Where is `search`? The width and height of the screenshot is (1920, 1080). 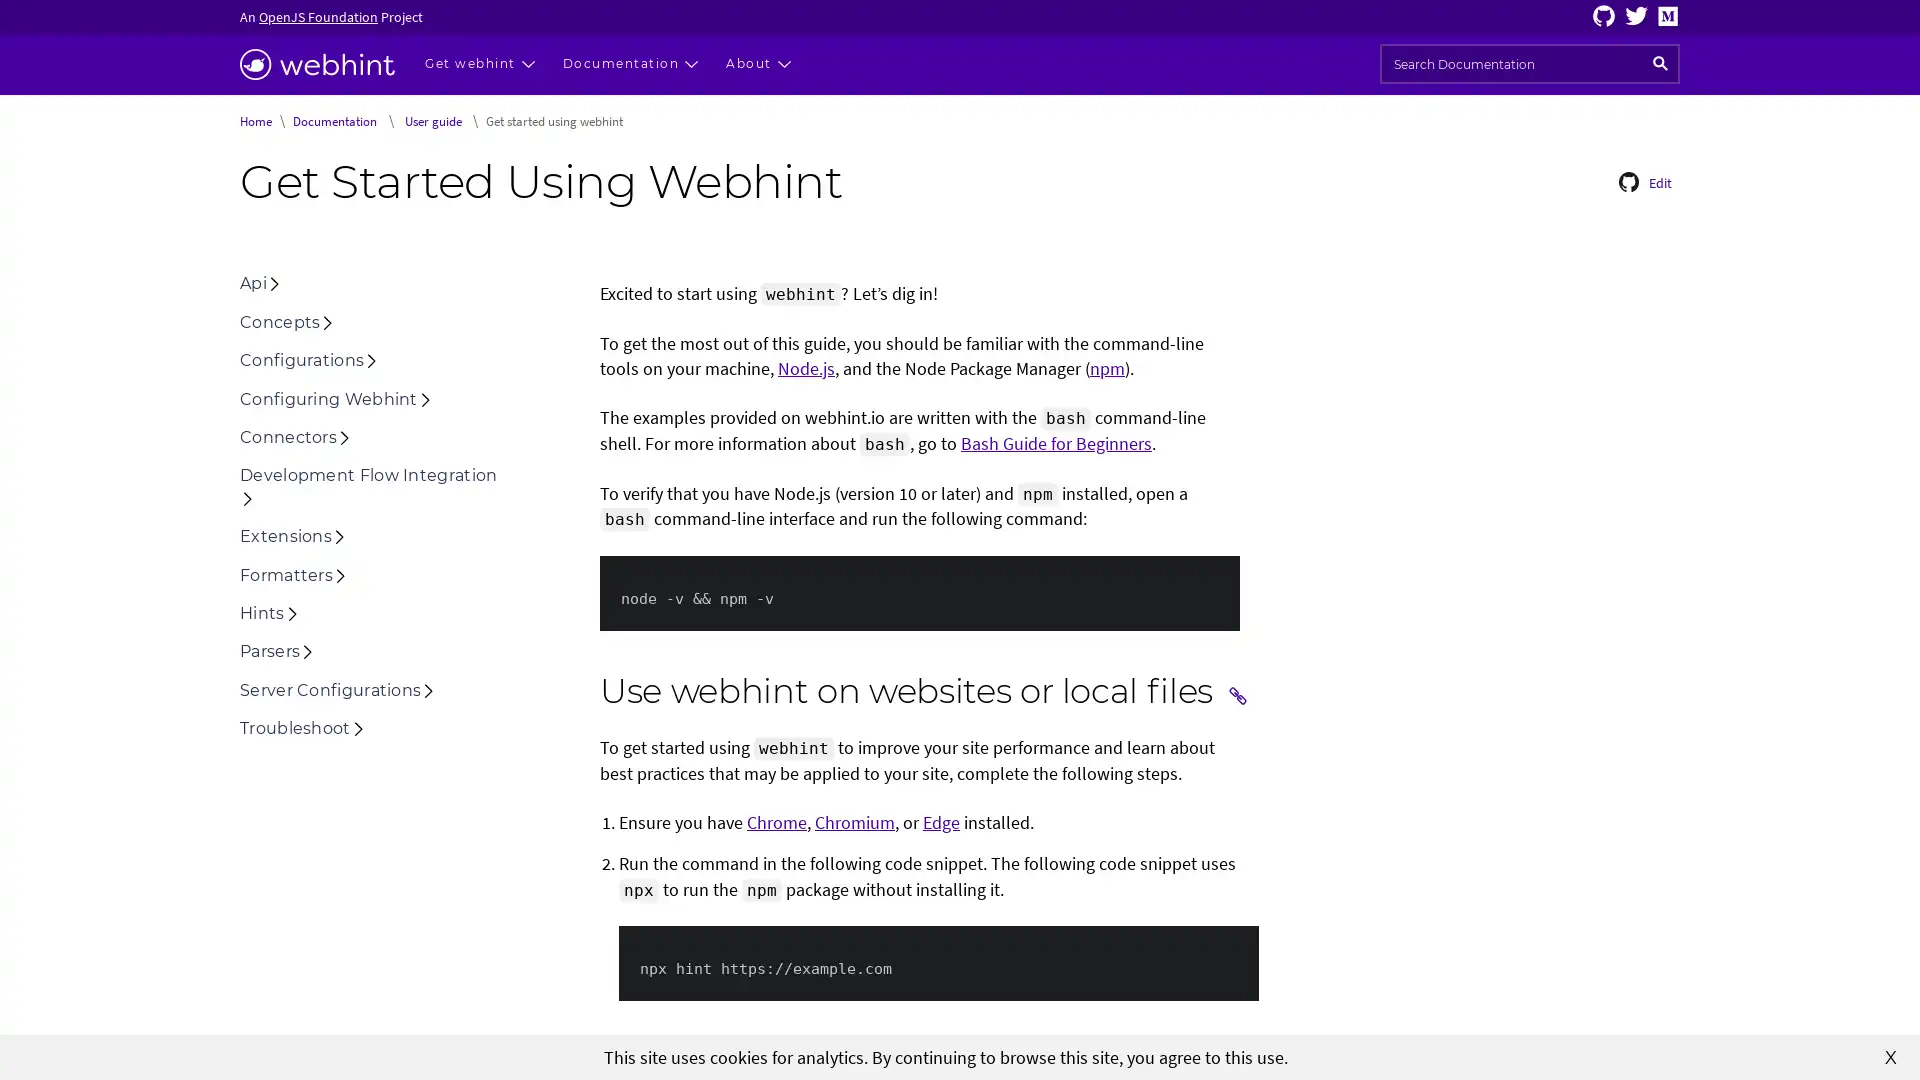 search is located at coordinates (1660, 63).